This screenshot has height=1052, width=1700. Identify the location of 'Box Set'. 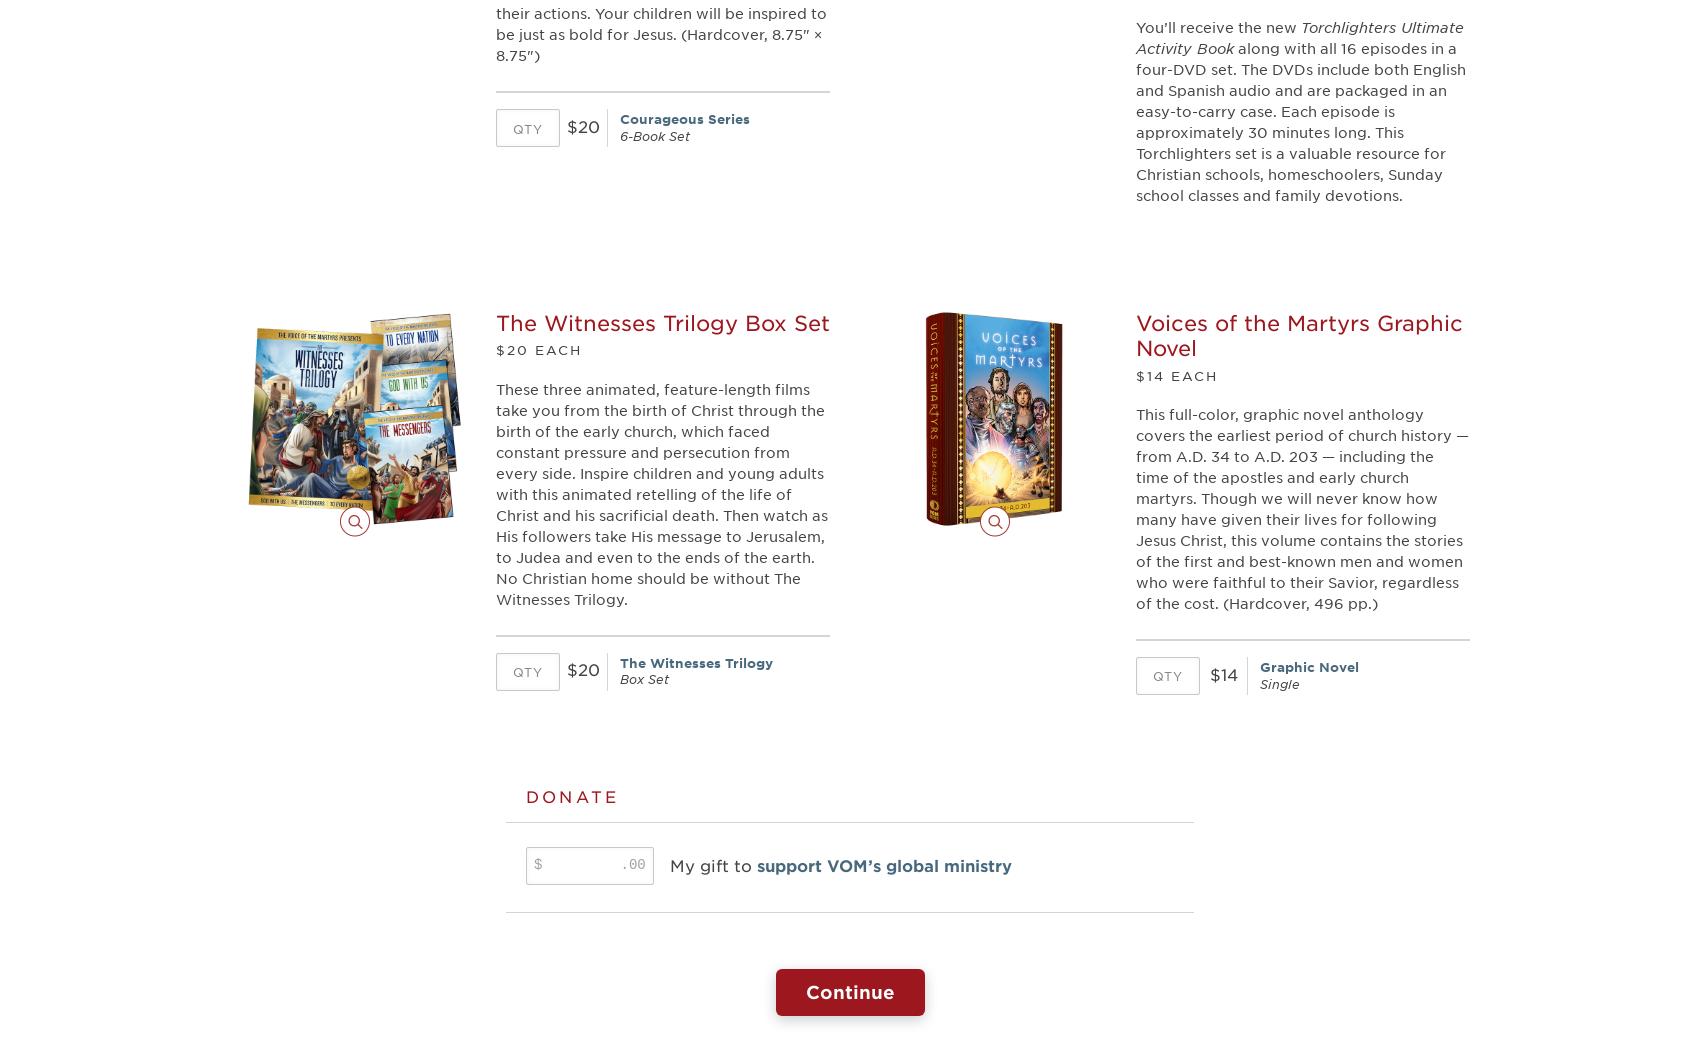
(644, 678).